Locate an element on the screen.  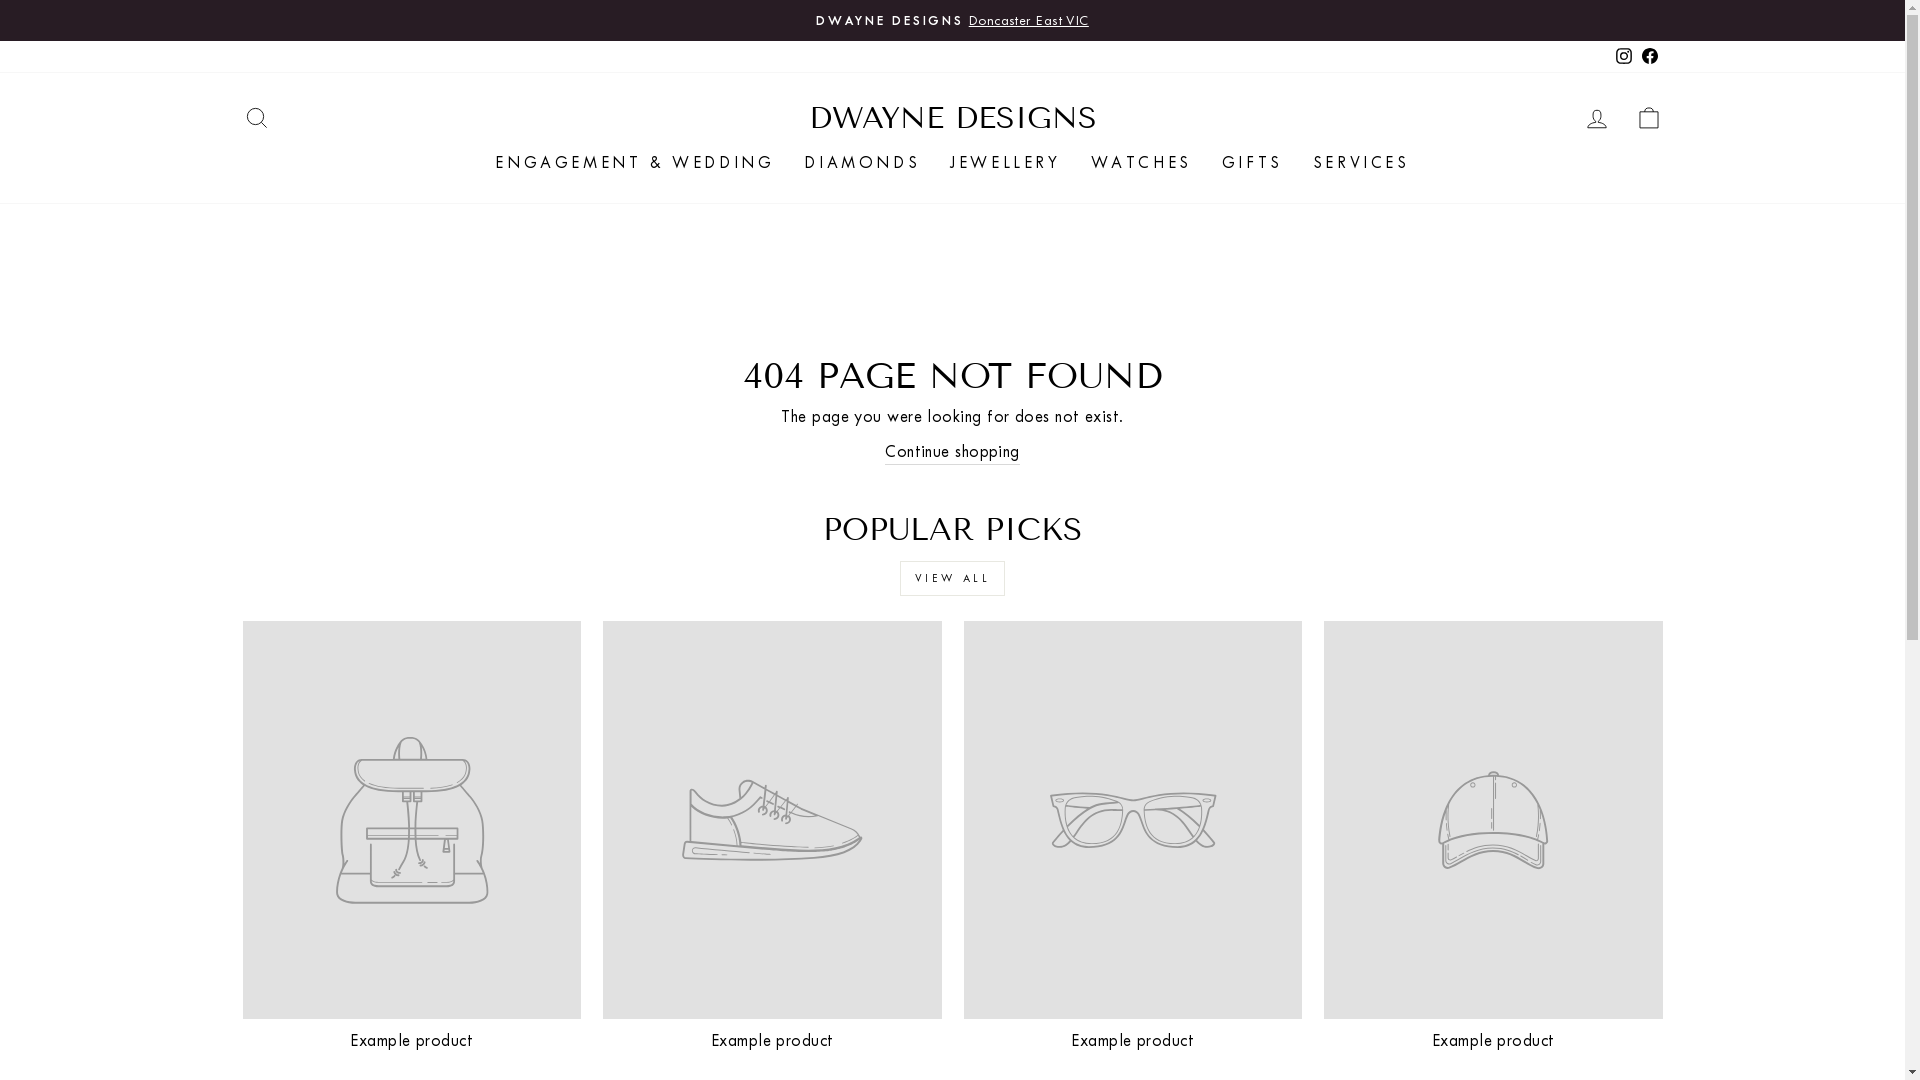
'CART' is located at coordinates (1647, 117).